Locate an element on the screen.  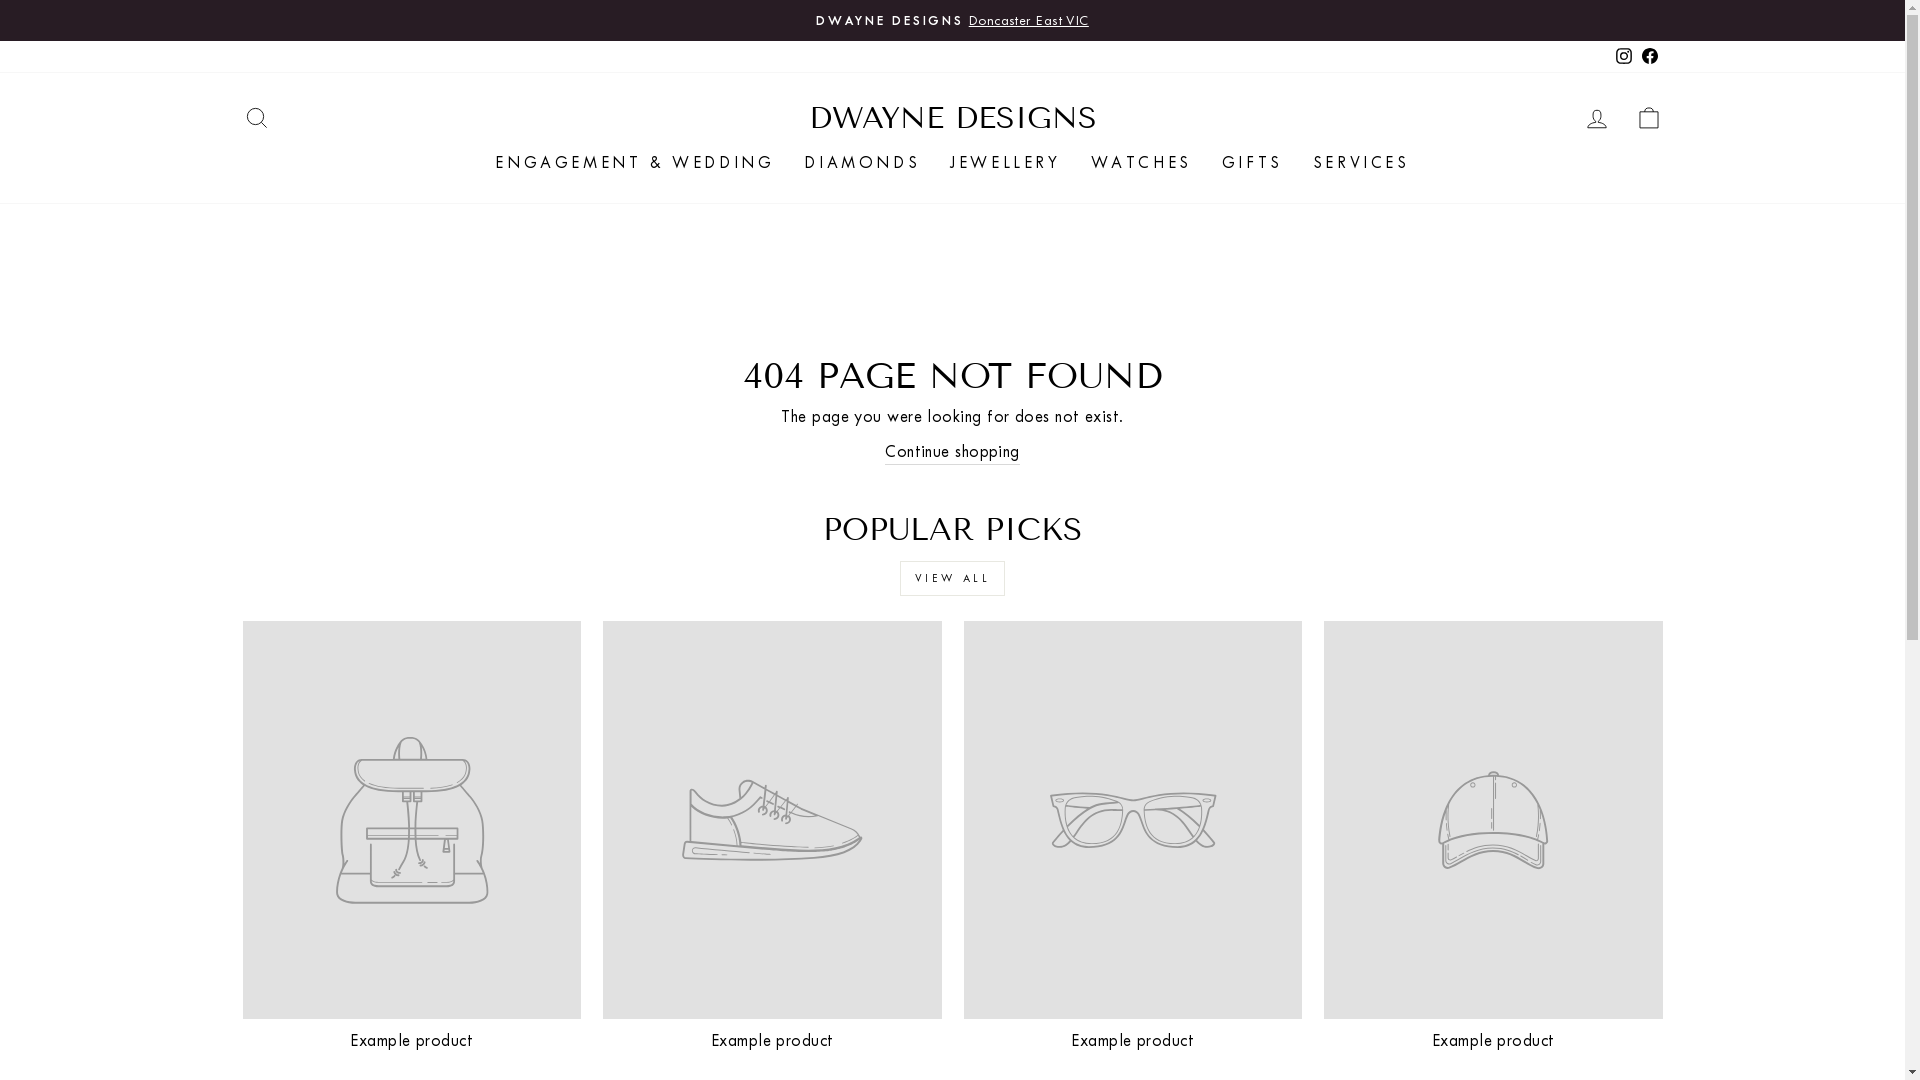
'CART' is located at coordinates (1647, 117).